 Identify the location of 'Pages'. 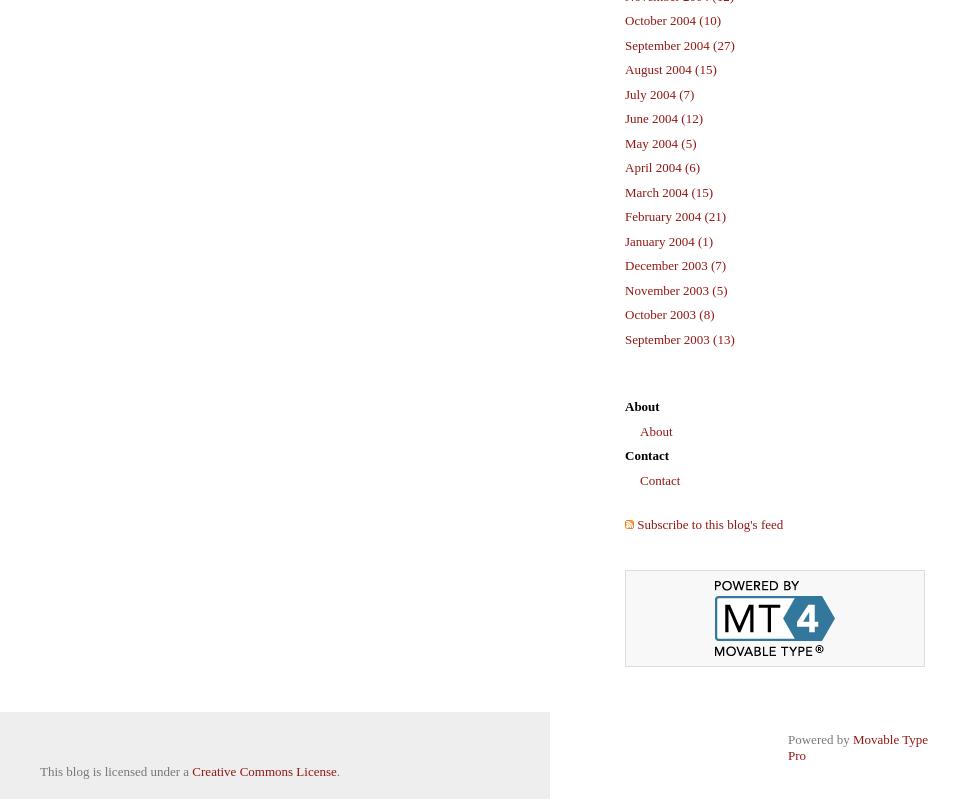
(645, 378).